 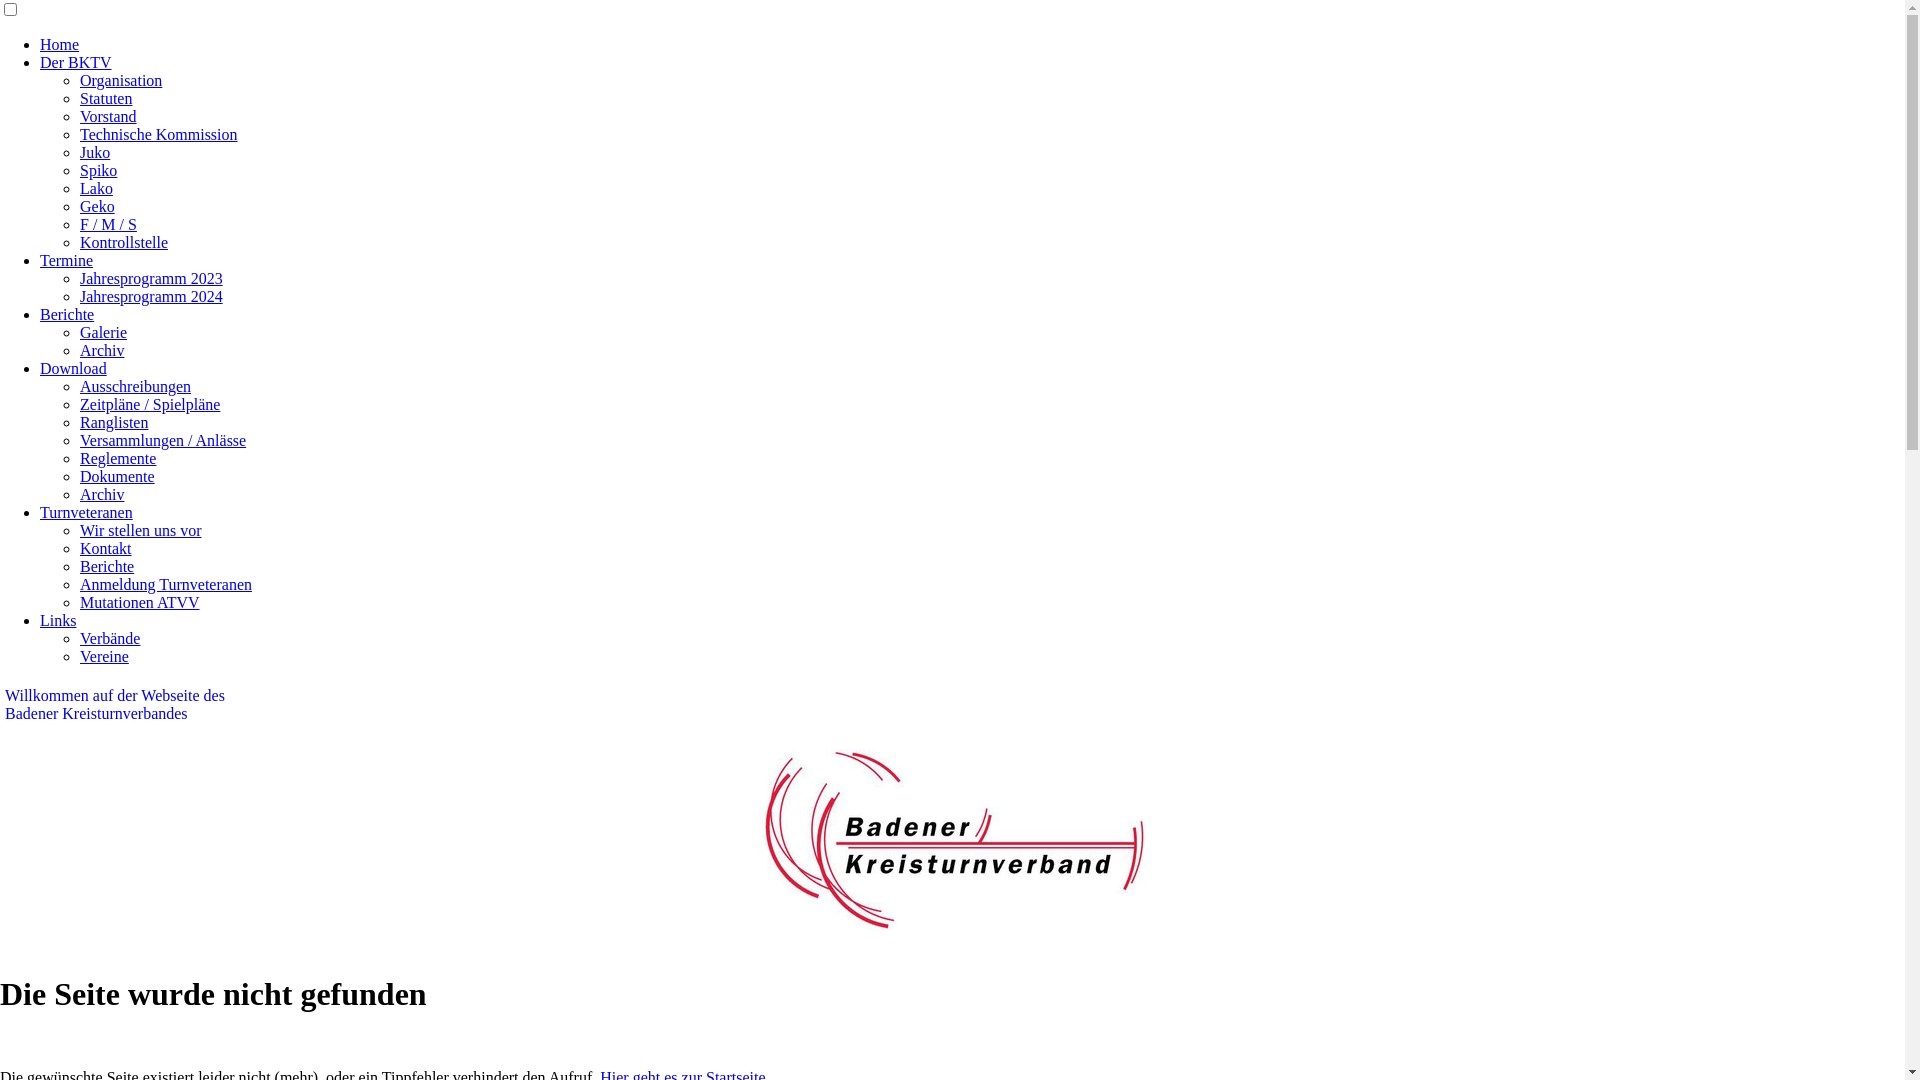 I want to click on 'Willkommen auf der Webseite des, so click(x=114, y=703).